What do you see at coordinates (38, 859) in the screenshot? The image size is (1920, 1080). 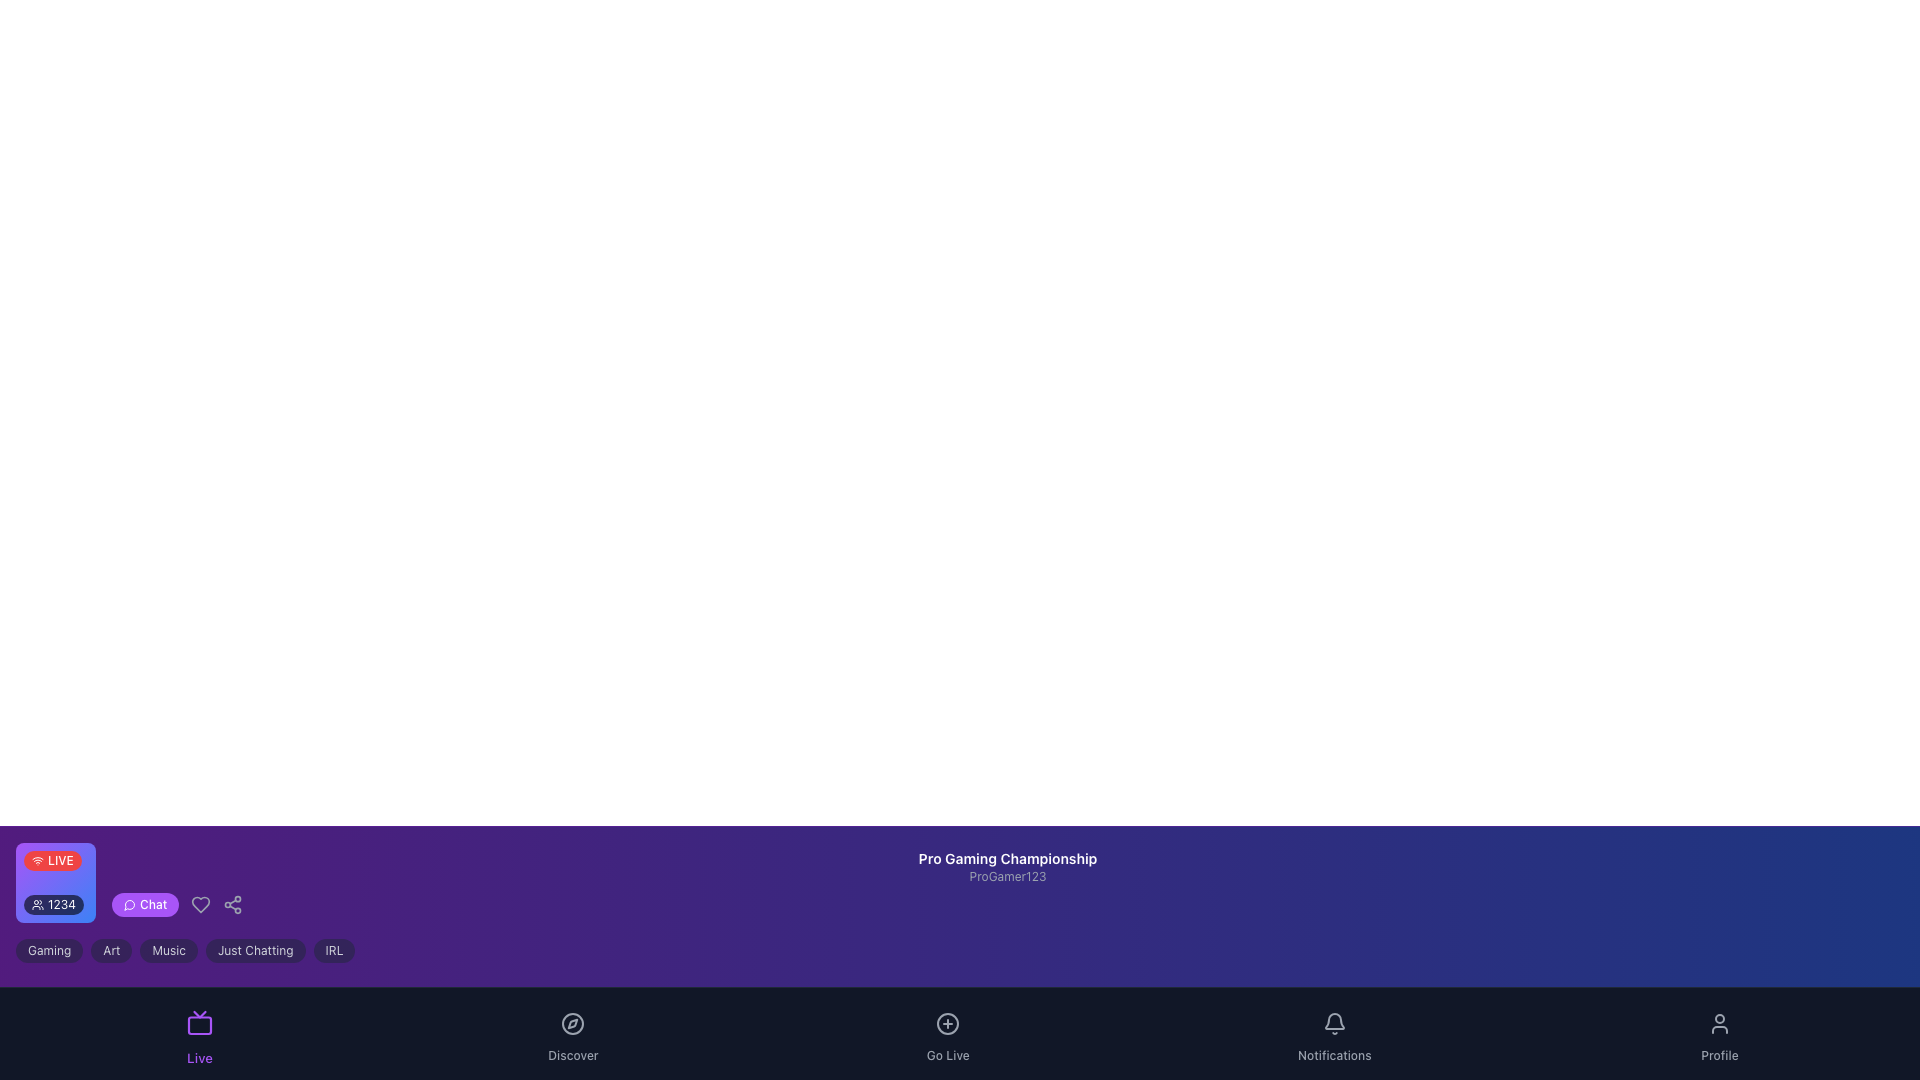 I see `the Wi-Fi connectivity indicator icon located at the top-left corner of the interface, adjacent to the 'LIVE' text` at bounding box center [38, 859].